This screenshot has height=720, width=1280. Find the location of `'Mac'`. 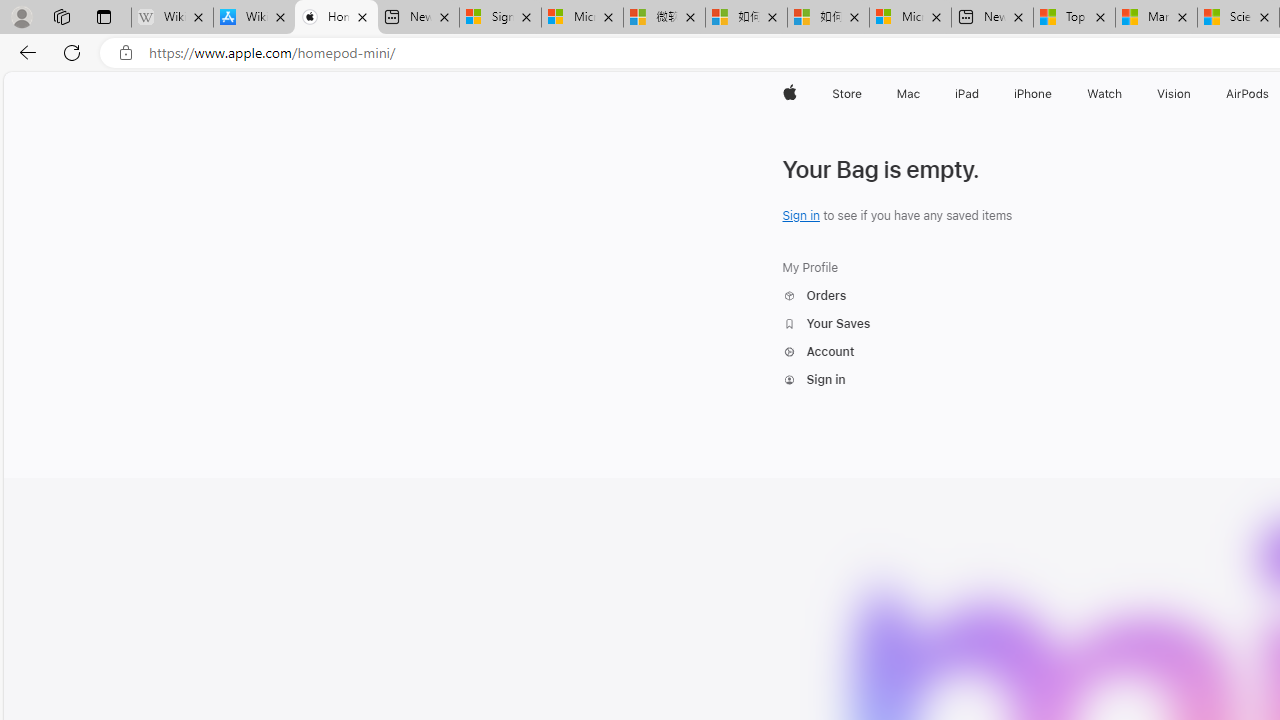

'Mac' is located at coordinates (907, 93).